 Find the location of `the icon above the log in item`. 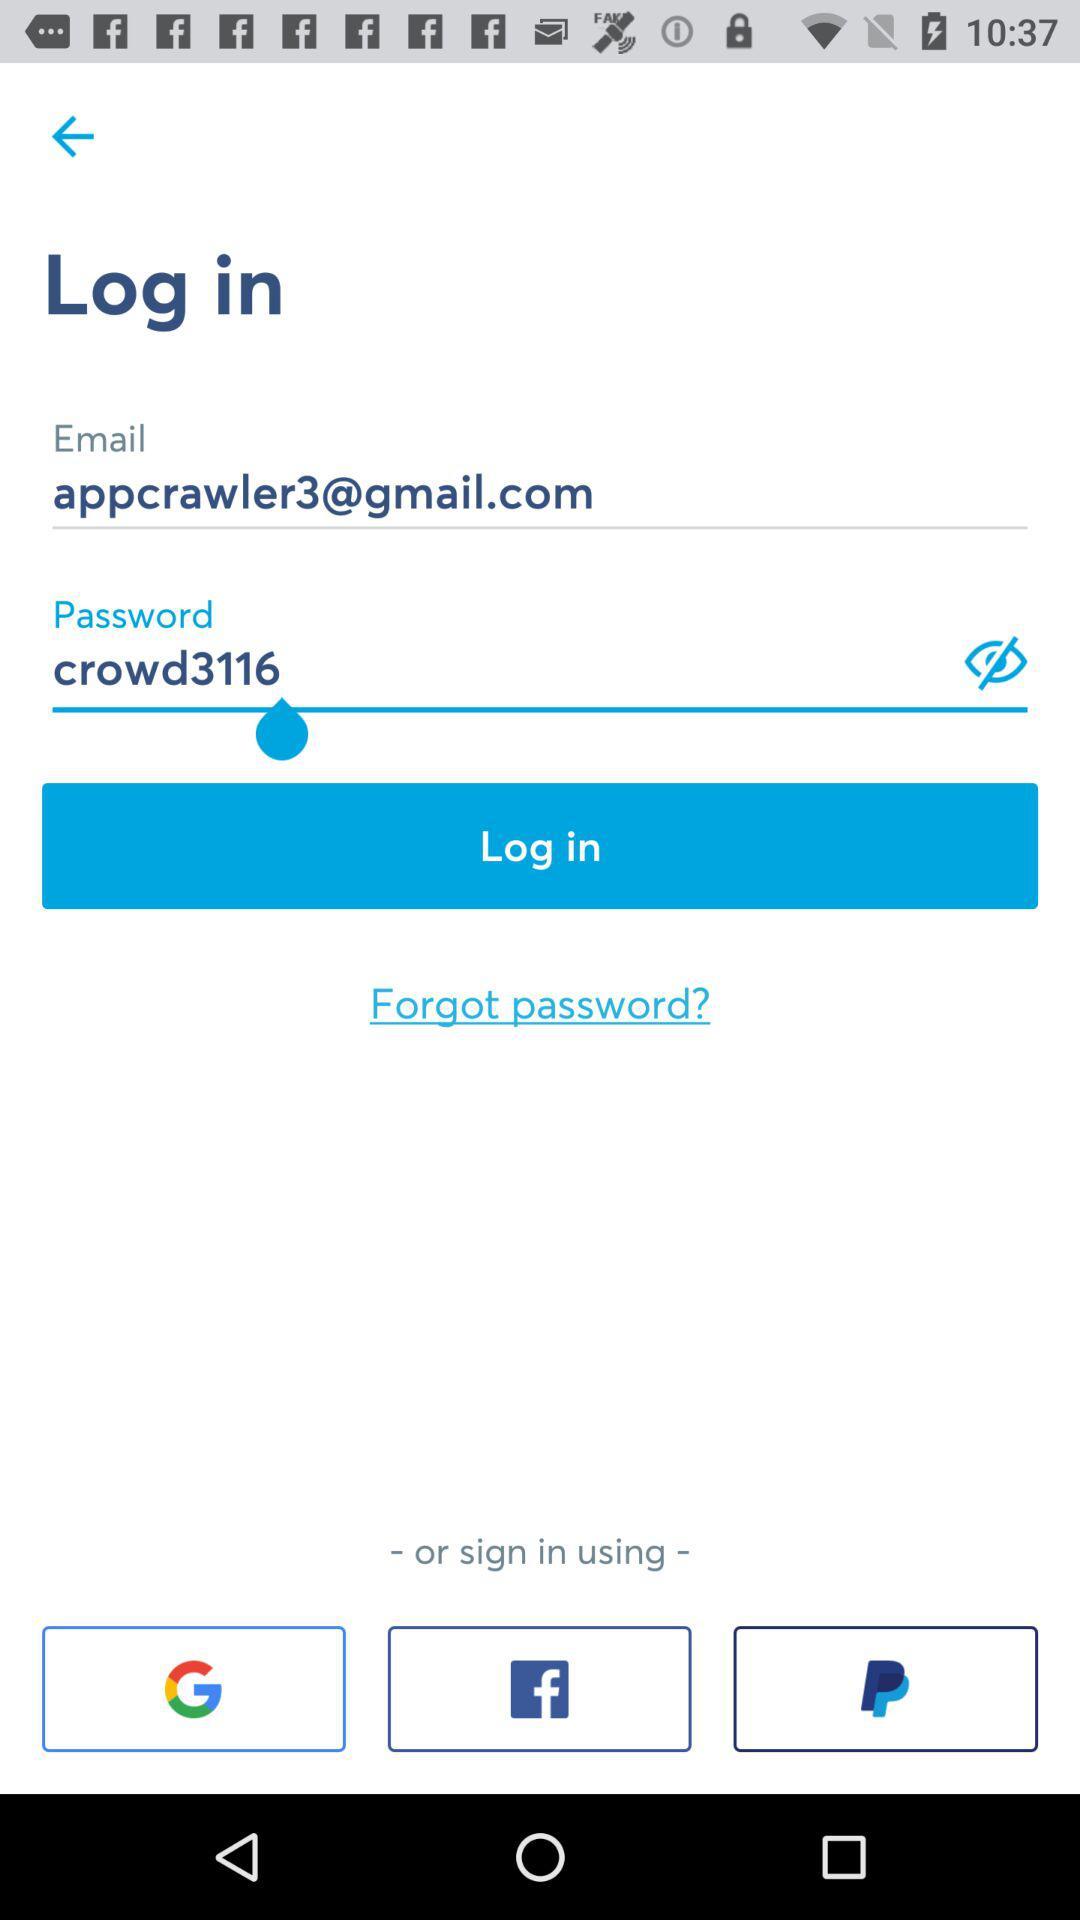

the icon above the log in item is located at coordinates (540, 640).